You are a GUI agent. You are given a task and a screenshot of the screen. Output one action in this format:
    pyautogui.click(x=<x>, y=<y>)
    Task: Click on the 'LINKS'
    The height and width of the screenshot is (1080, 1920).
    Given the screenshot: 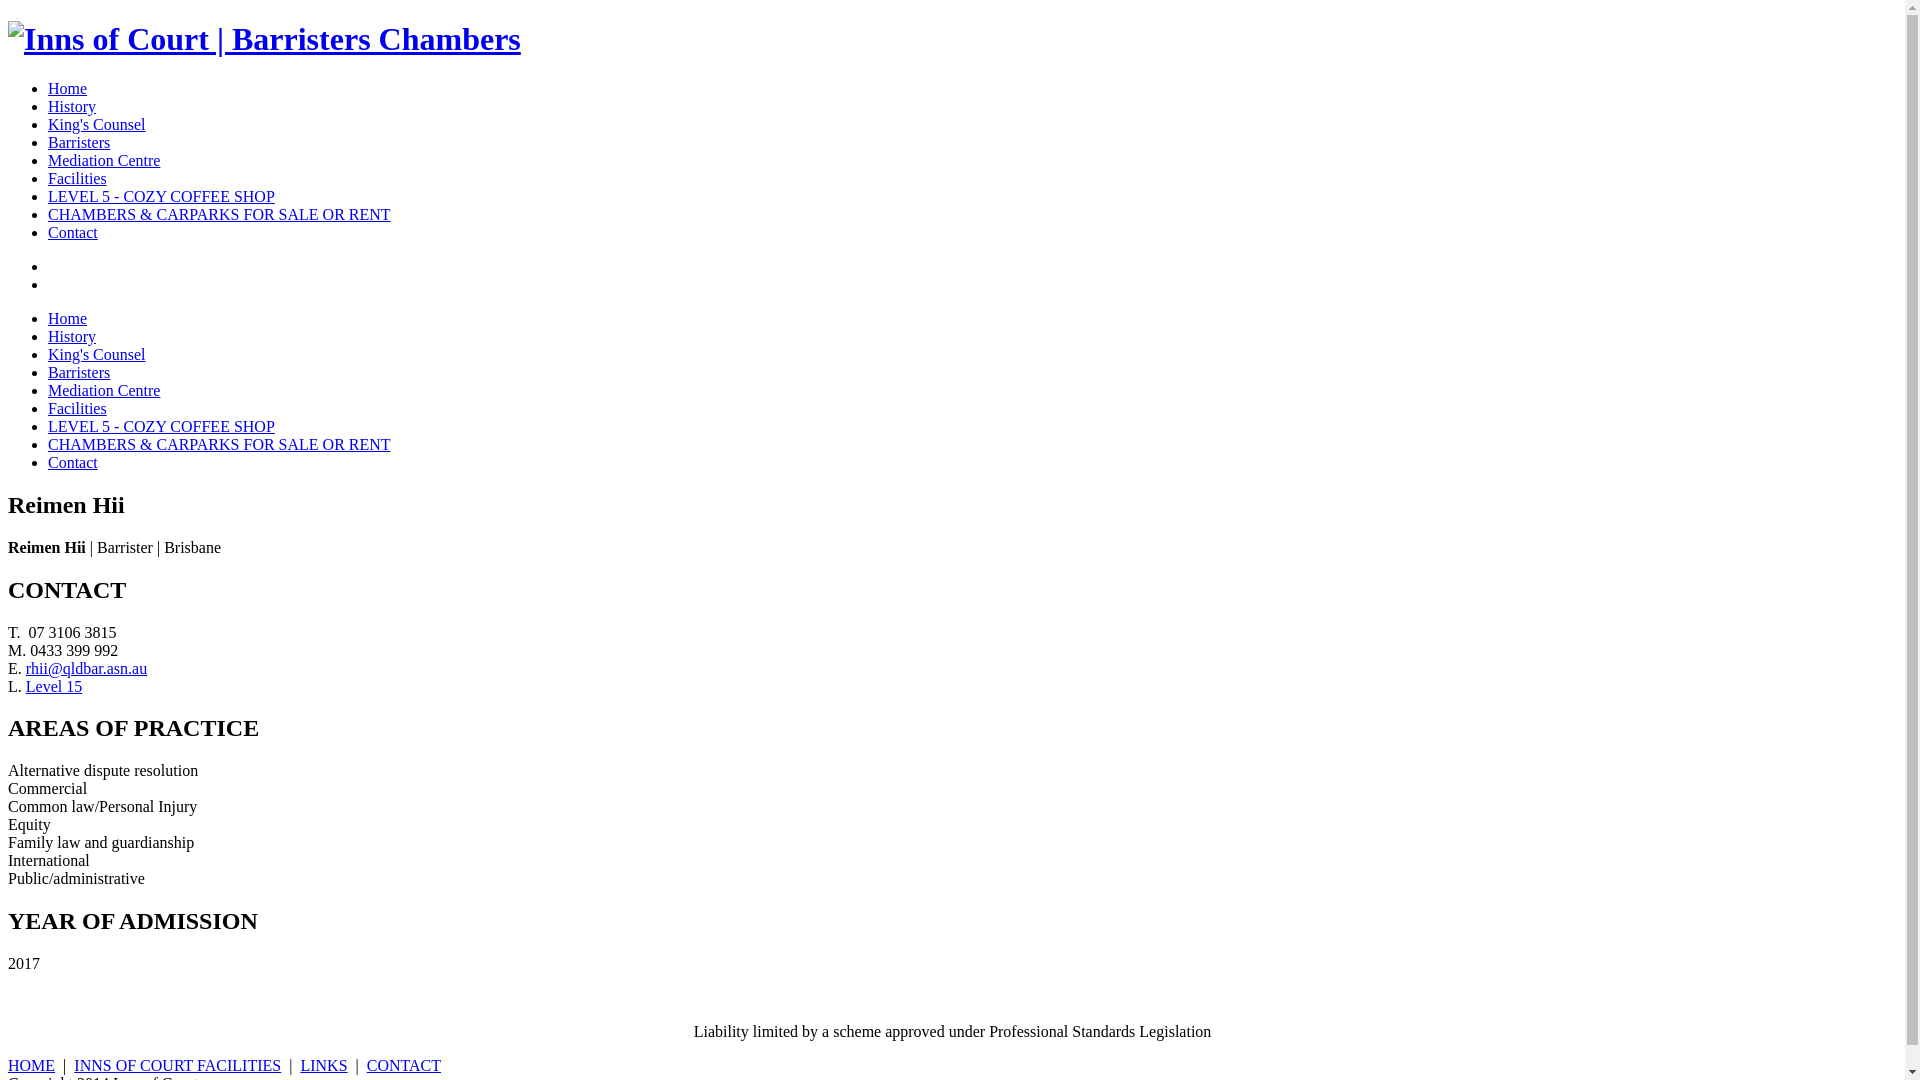 What is the action you would take?
    pyautogui.click(x=298, y=1064)
    